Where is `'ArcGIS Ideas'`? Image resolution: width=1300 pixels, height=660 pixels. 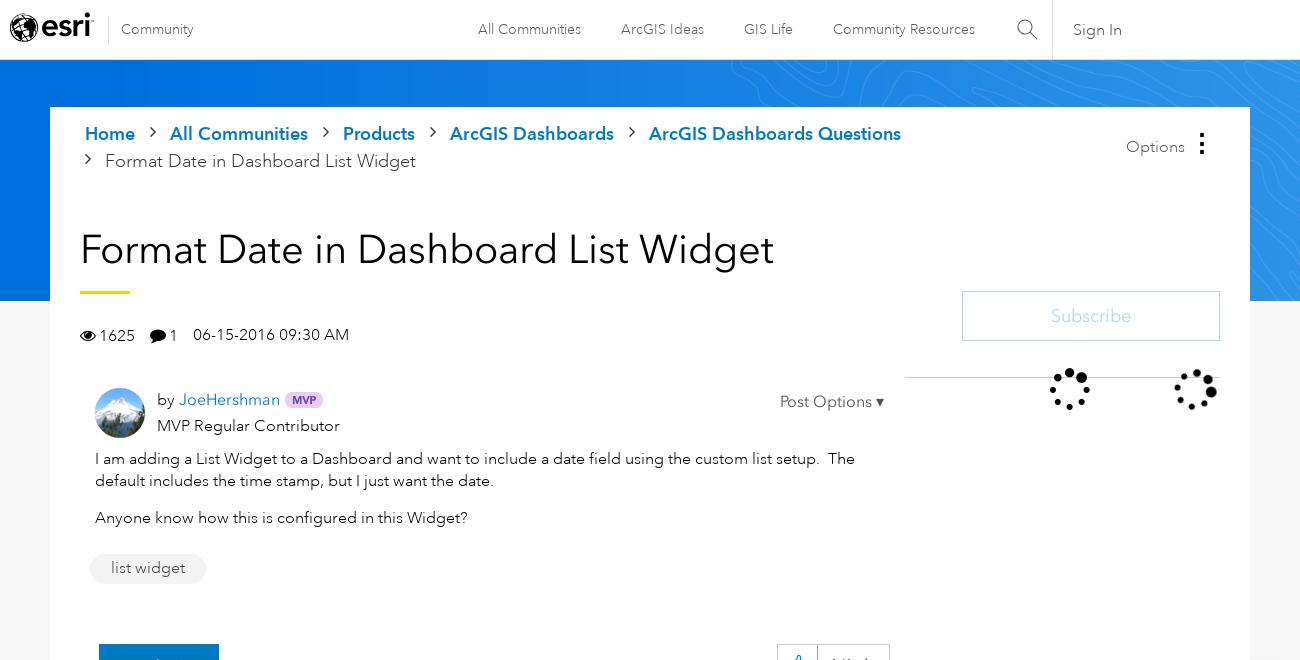 'ArcGIS Ideas' is located at coordinates (660, 28).